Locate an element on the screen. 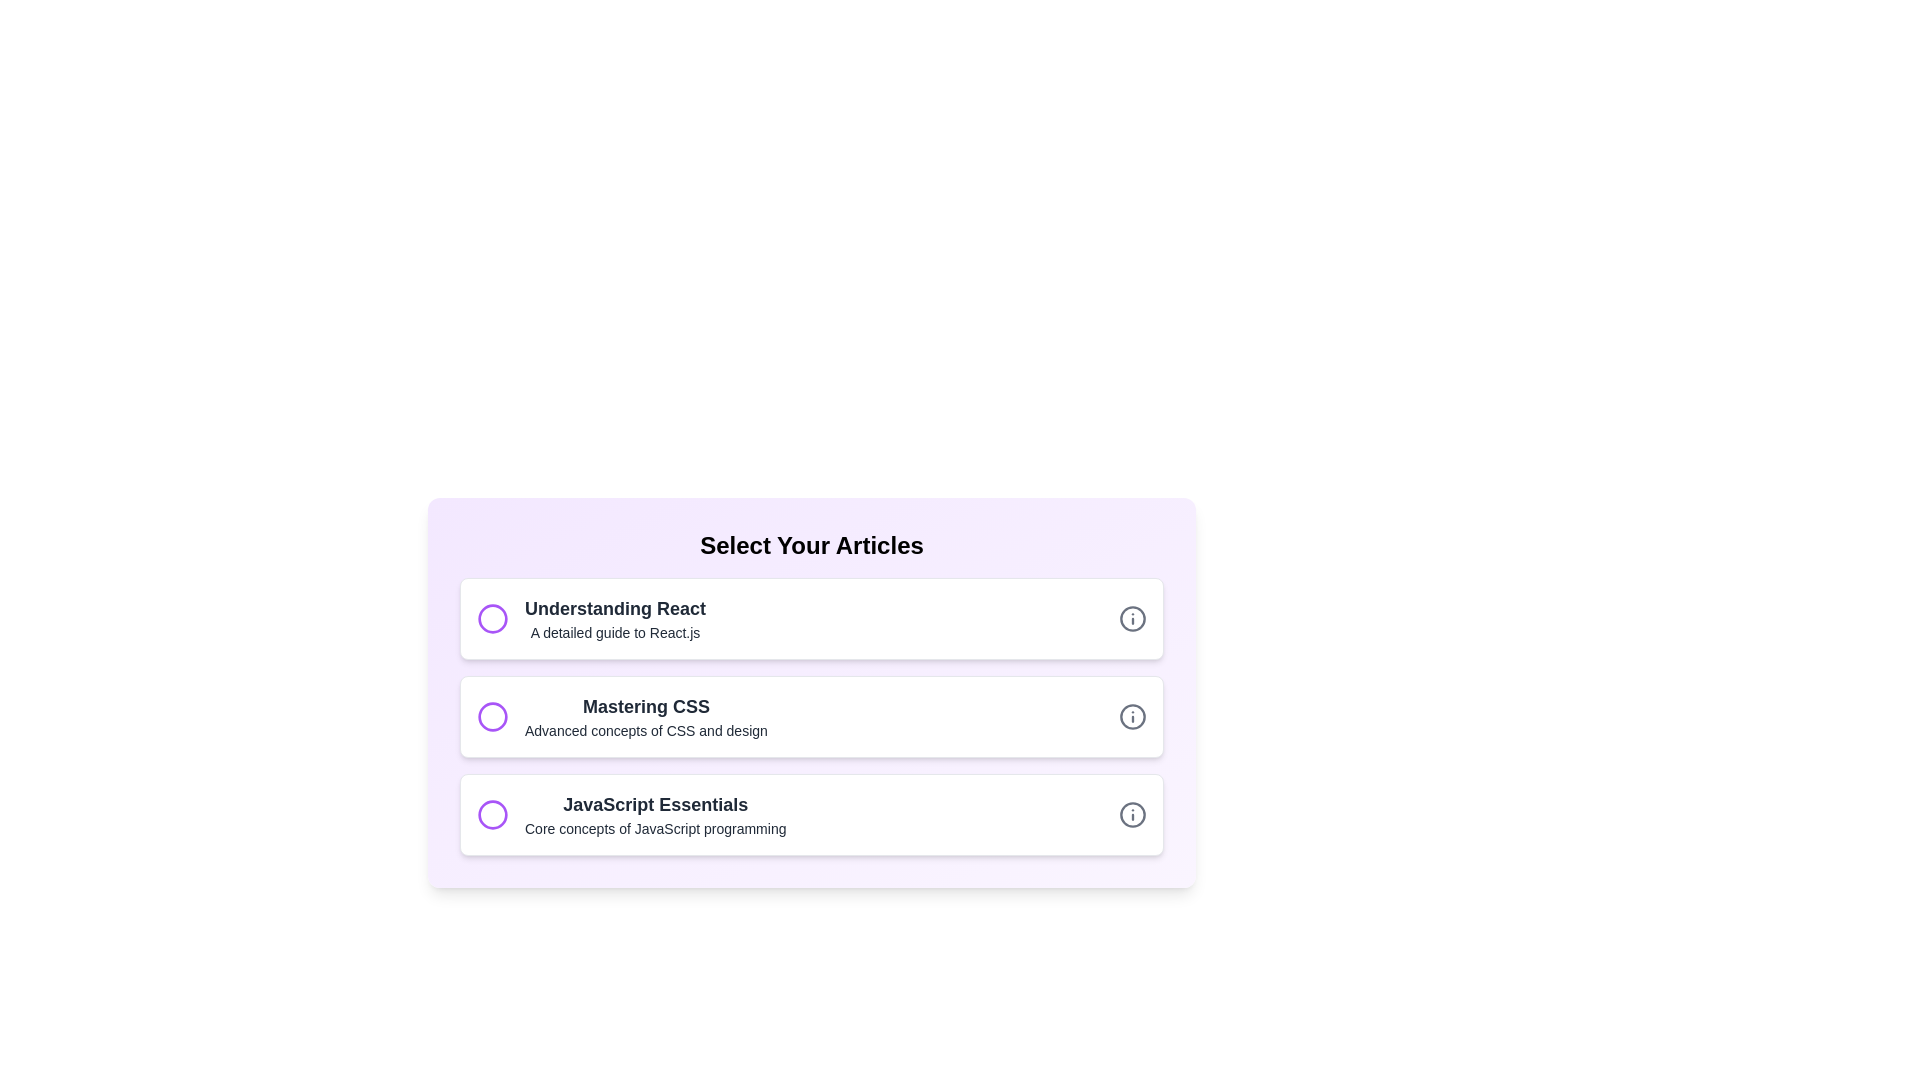 Image resolution: width=1920 pixels, height=1080 pixels. the title and description of the article with title Mastering CSS is located at coordinates (811, 716).